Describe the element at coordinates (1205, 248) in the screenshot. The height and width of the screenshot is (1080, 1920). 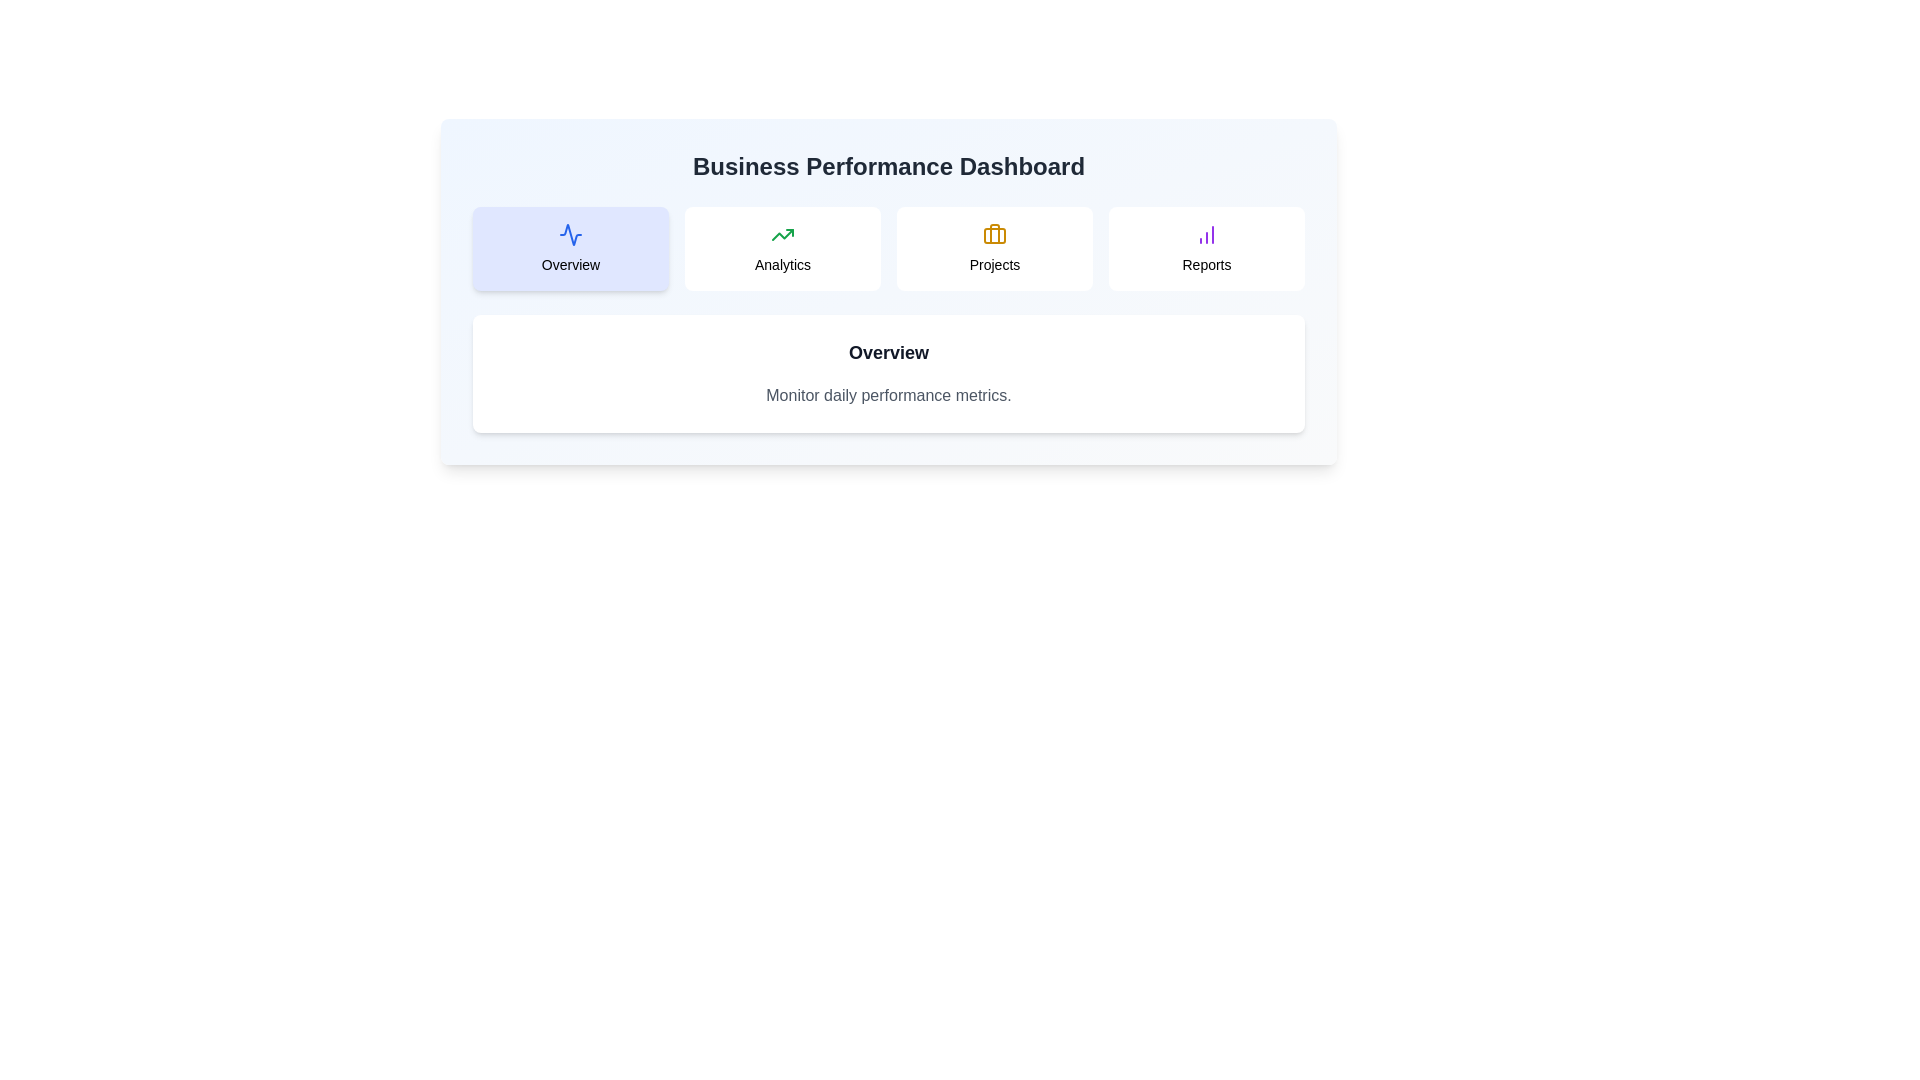
I see `the tab labeled 'Reports' to view its content` at that location.